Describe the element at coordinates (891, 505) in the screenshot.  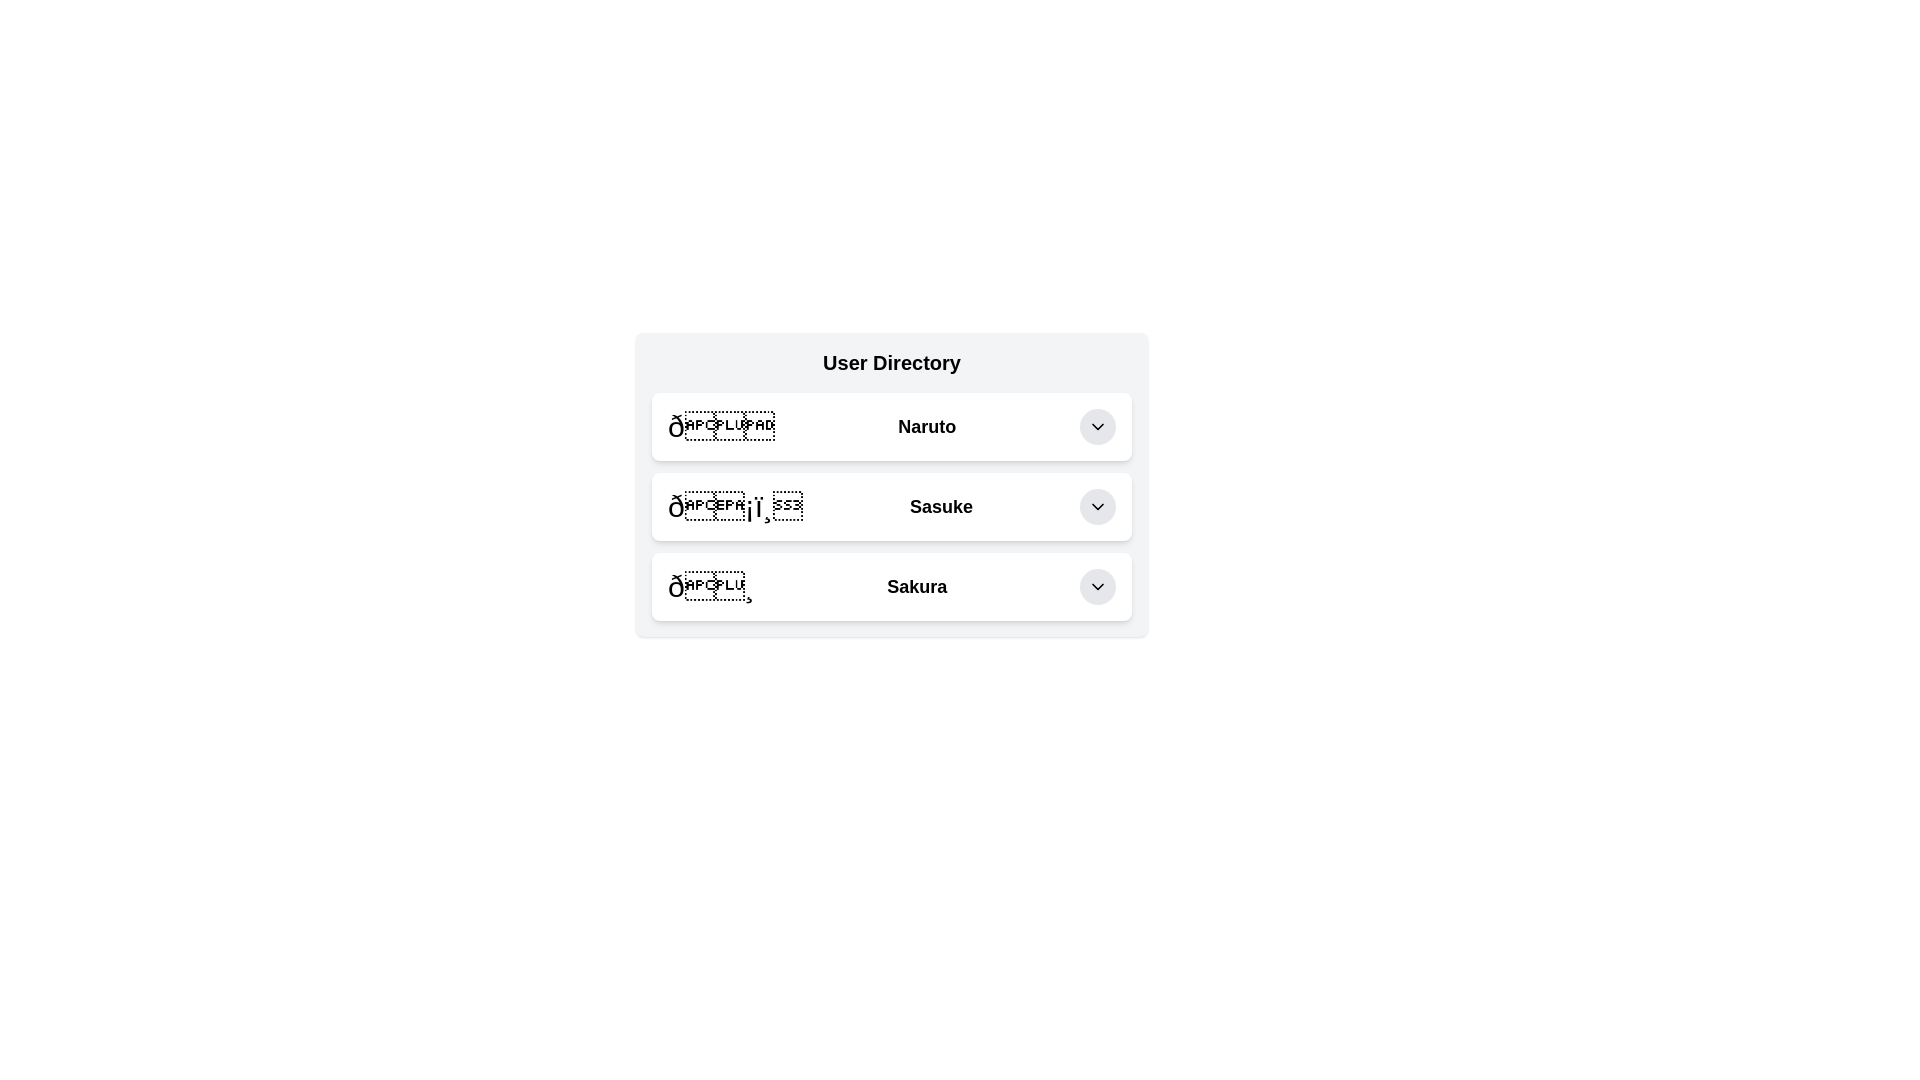
I see `the name 'Sasuke' in the User Directory list item` at that location.